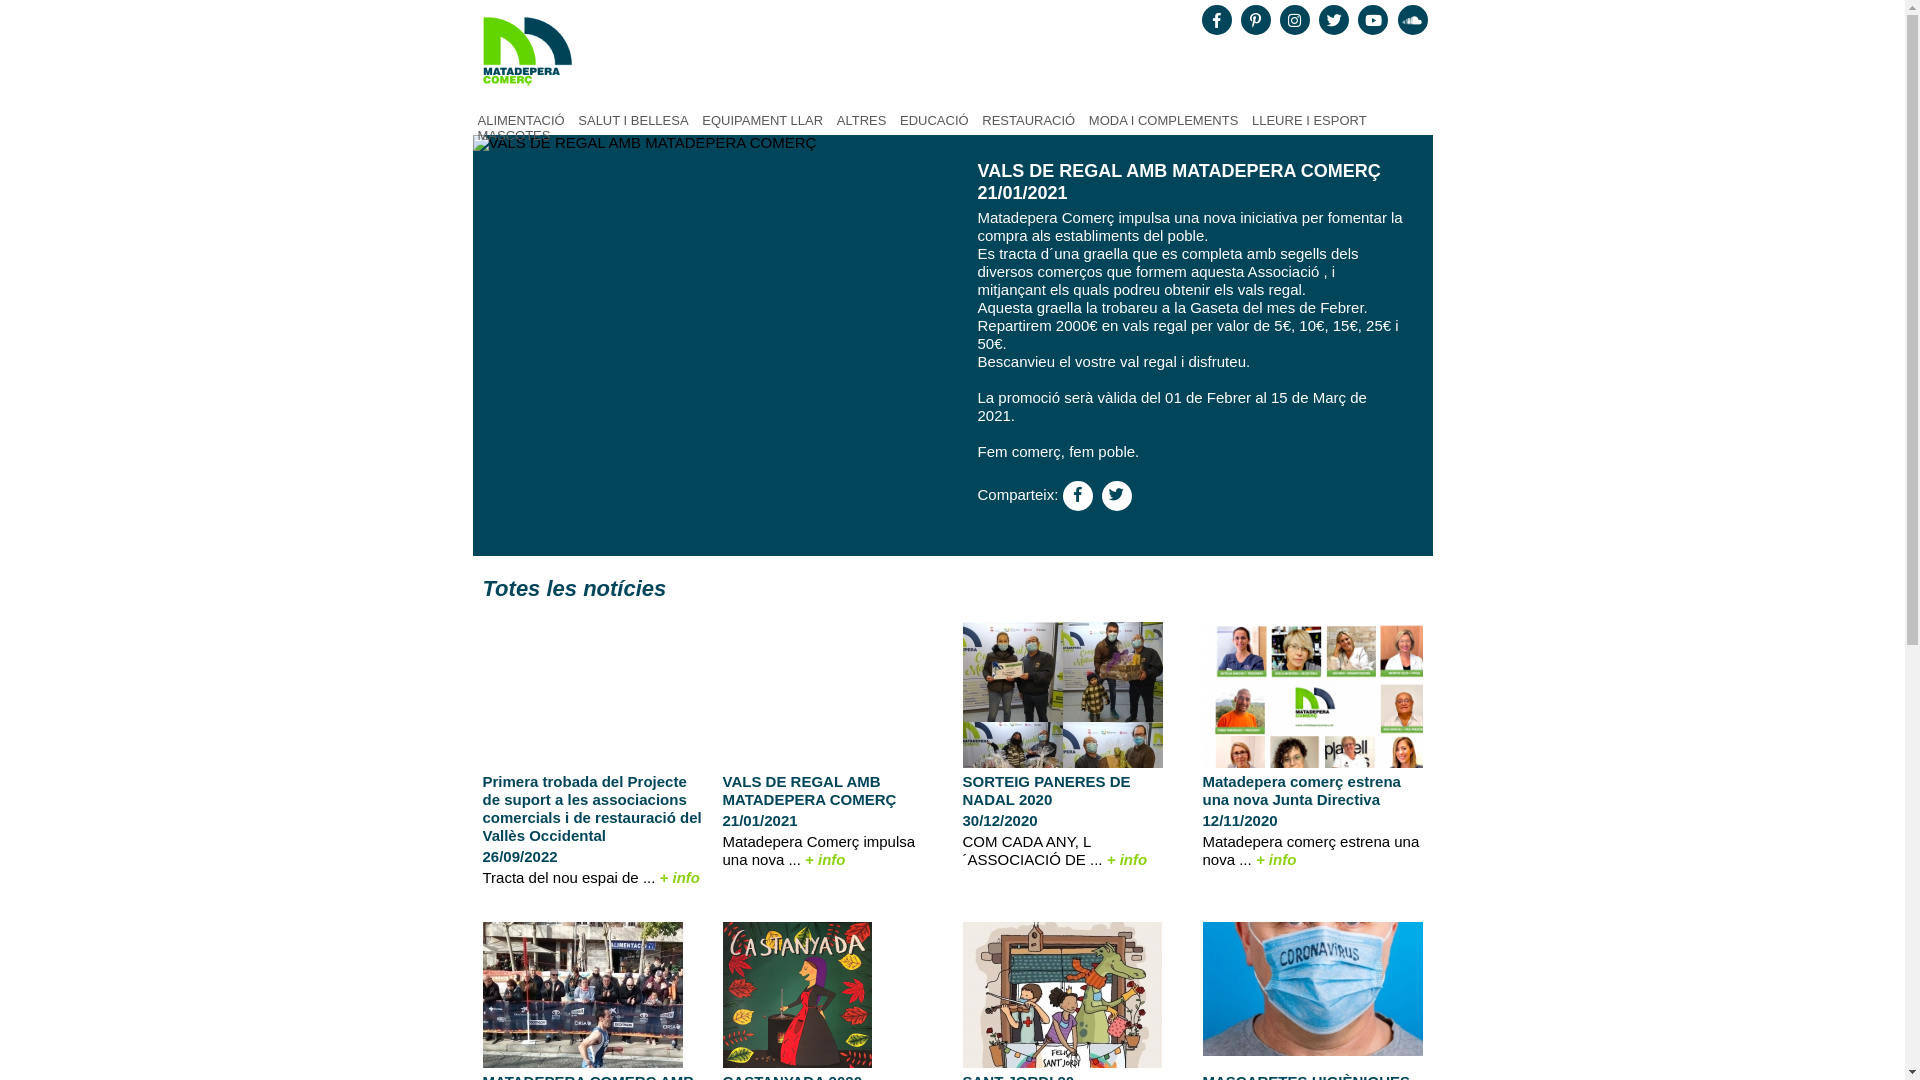 This screenshot has height=1080, width=1920. I want to click on 'EQUIPAMENT LLAR', so click(761, 120).